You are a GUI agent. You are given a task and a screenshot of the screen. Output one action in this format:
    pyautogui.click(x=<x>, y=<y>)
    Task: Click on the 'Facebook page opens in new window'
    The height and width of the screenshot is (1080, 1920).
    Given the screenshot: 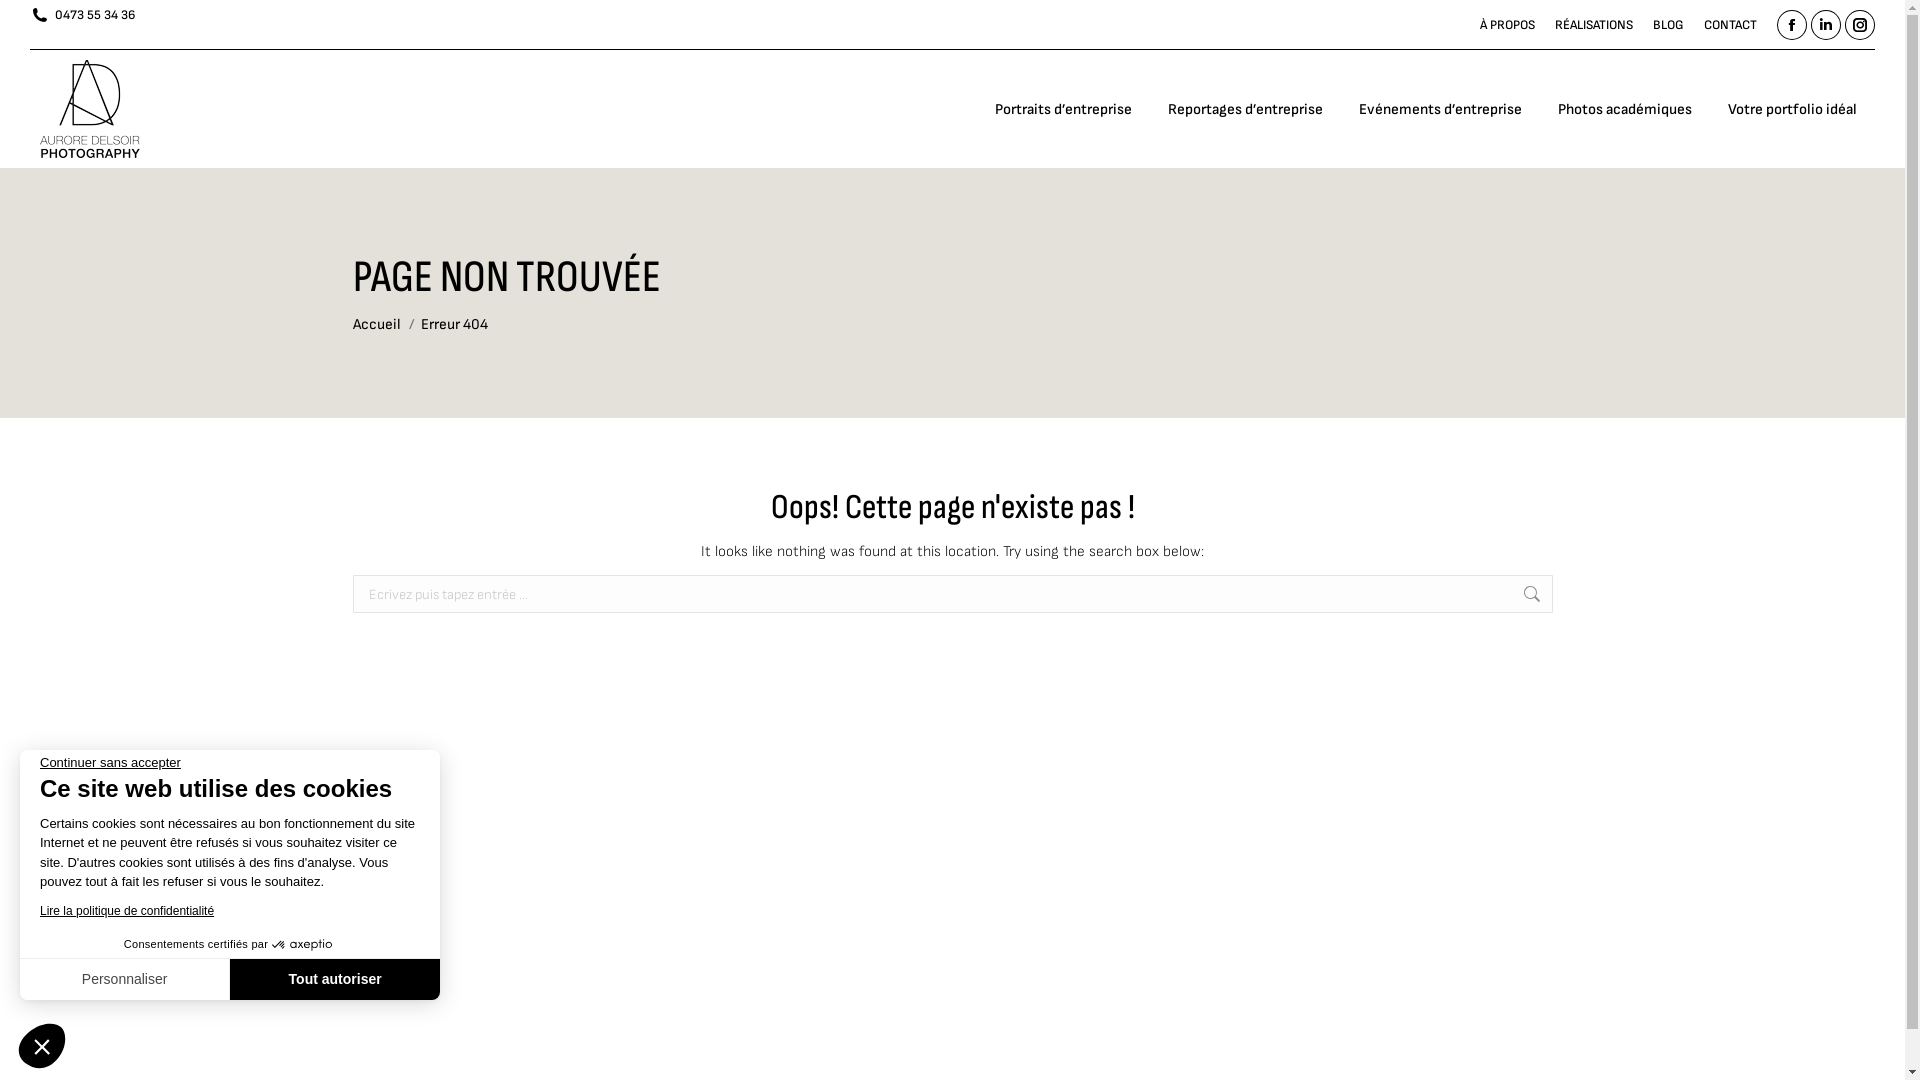 What is the action you would take?
    pyautogui.click(x=1791, y=24)
    